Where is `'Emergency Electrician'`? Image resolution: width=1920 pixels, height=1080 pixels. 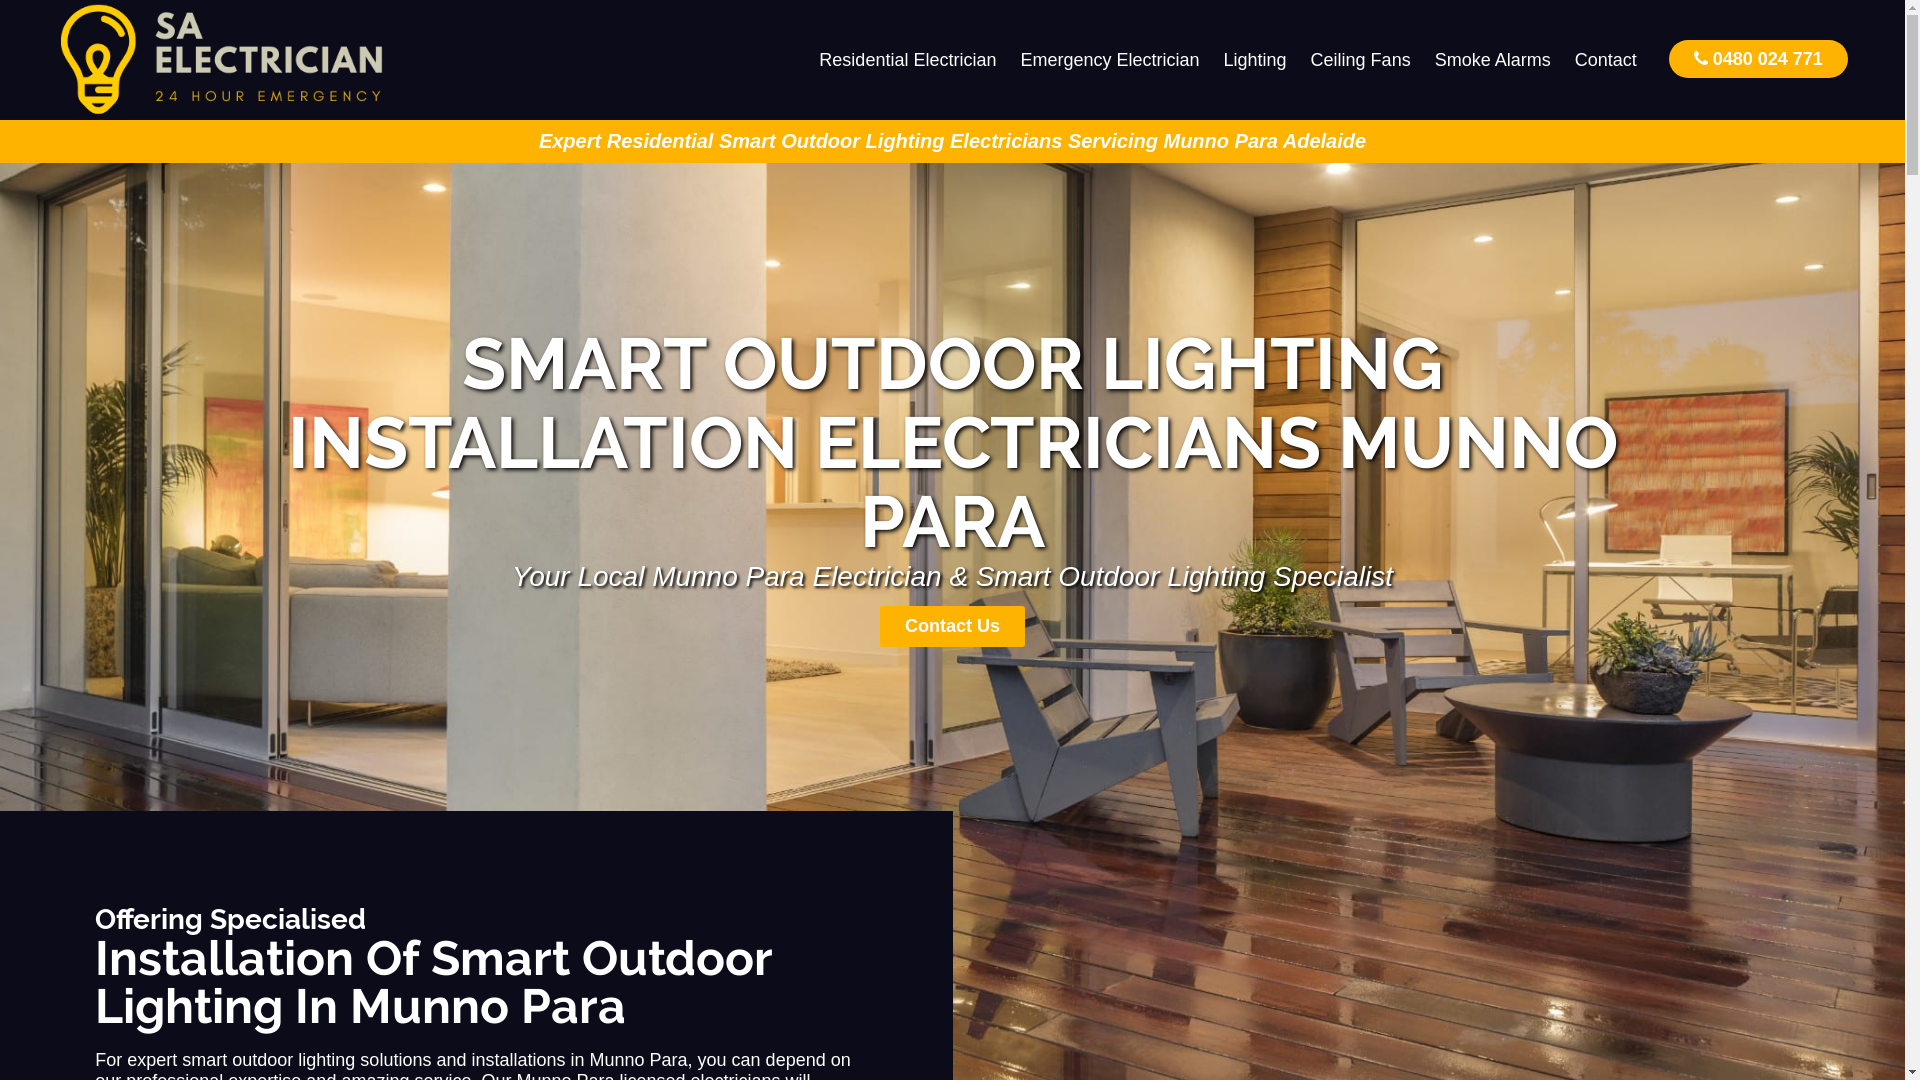
'Emergency Electrician' is located at coordinates (1108, 59).